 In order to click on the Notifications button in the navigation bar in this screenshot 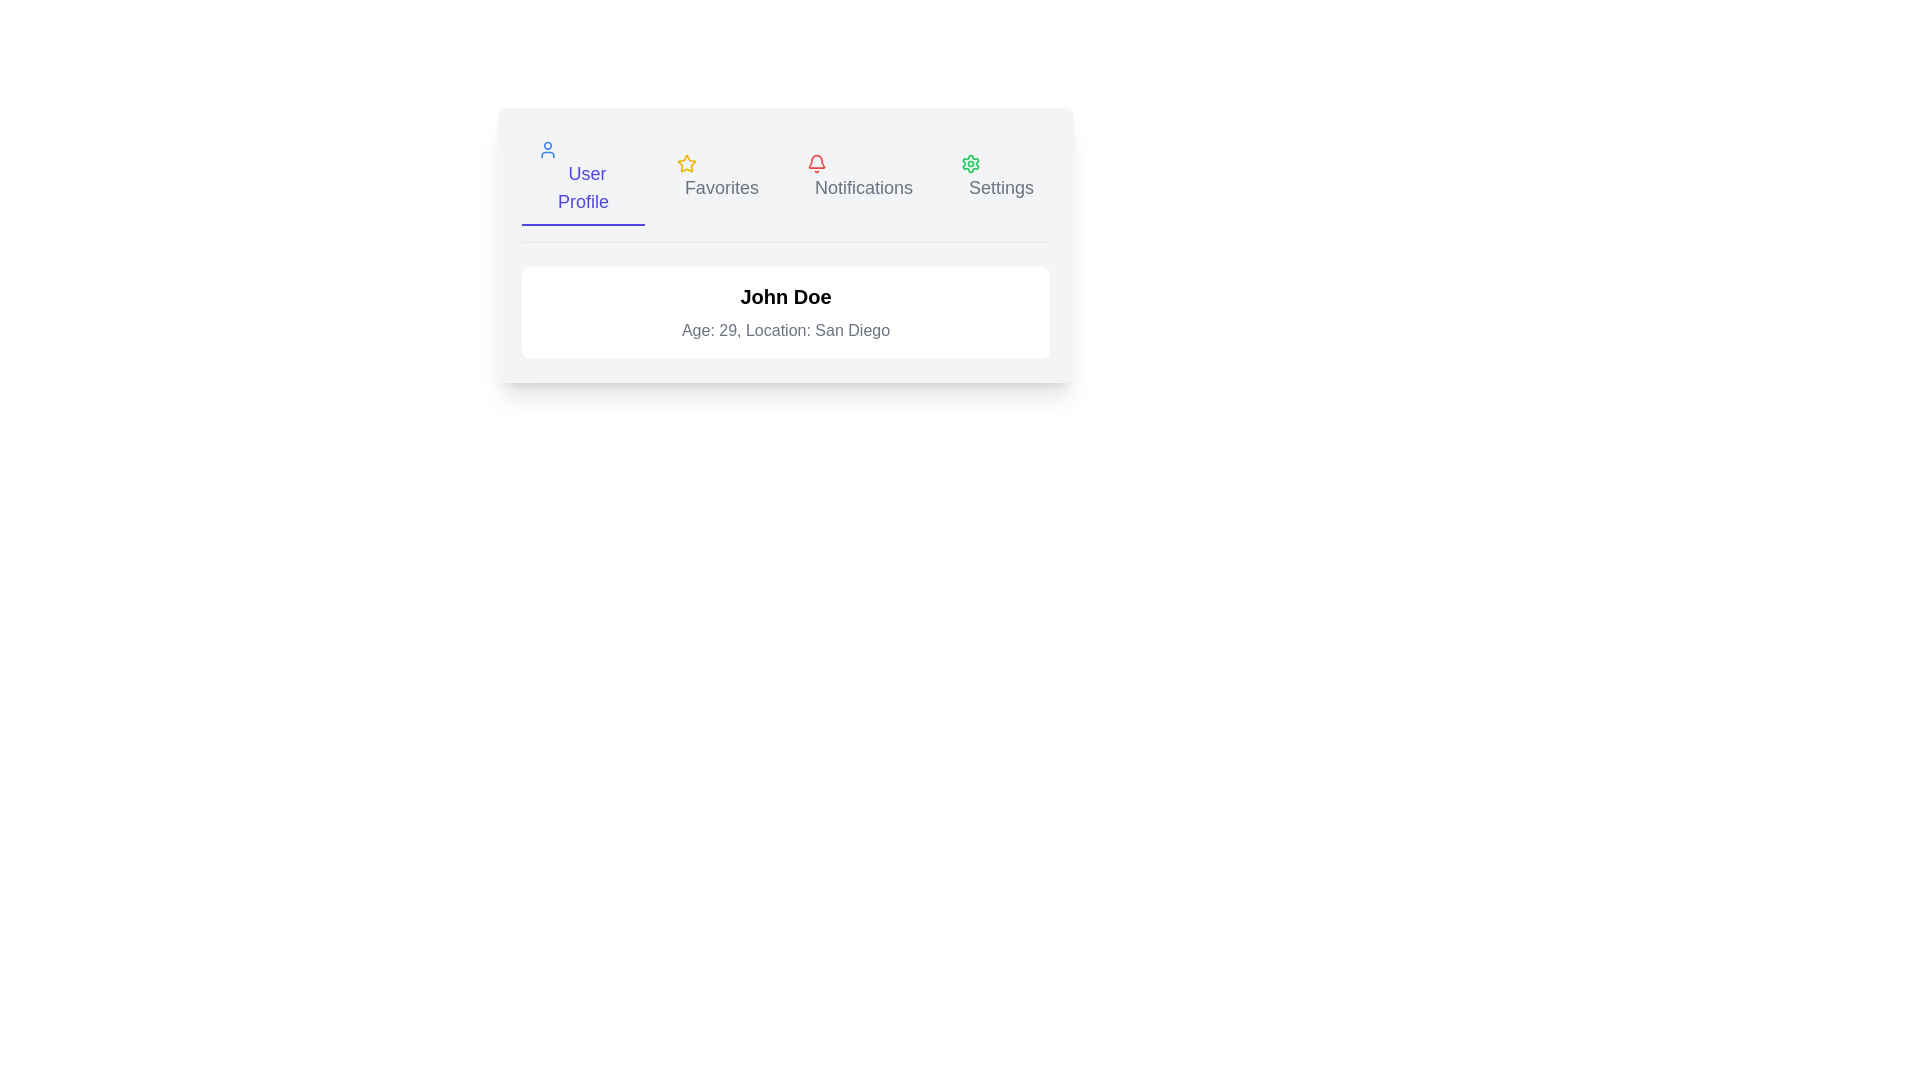, I will do `click(859, 177)`.